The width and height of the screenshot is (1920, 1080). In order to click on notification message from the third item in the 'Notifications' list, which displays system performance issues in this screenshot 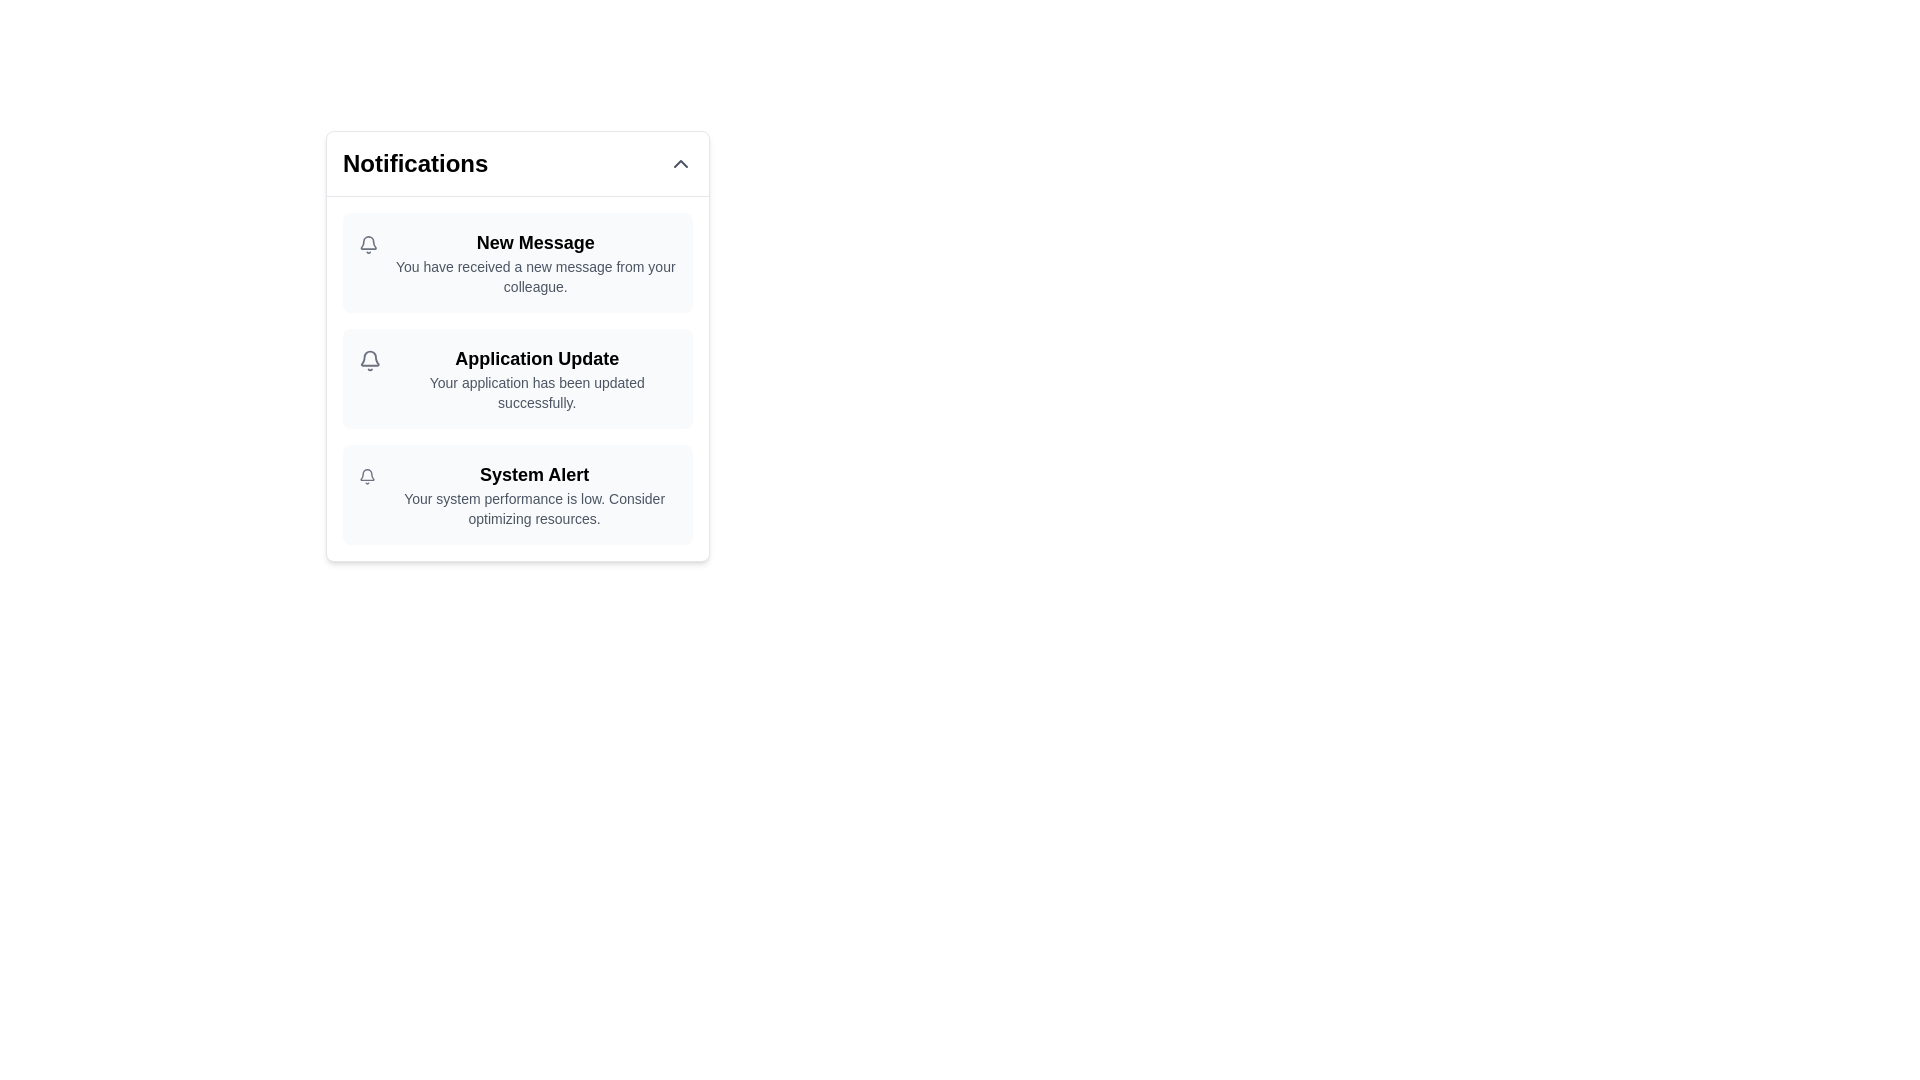, I will do `click(534, 494)`.